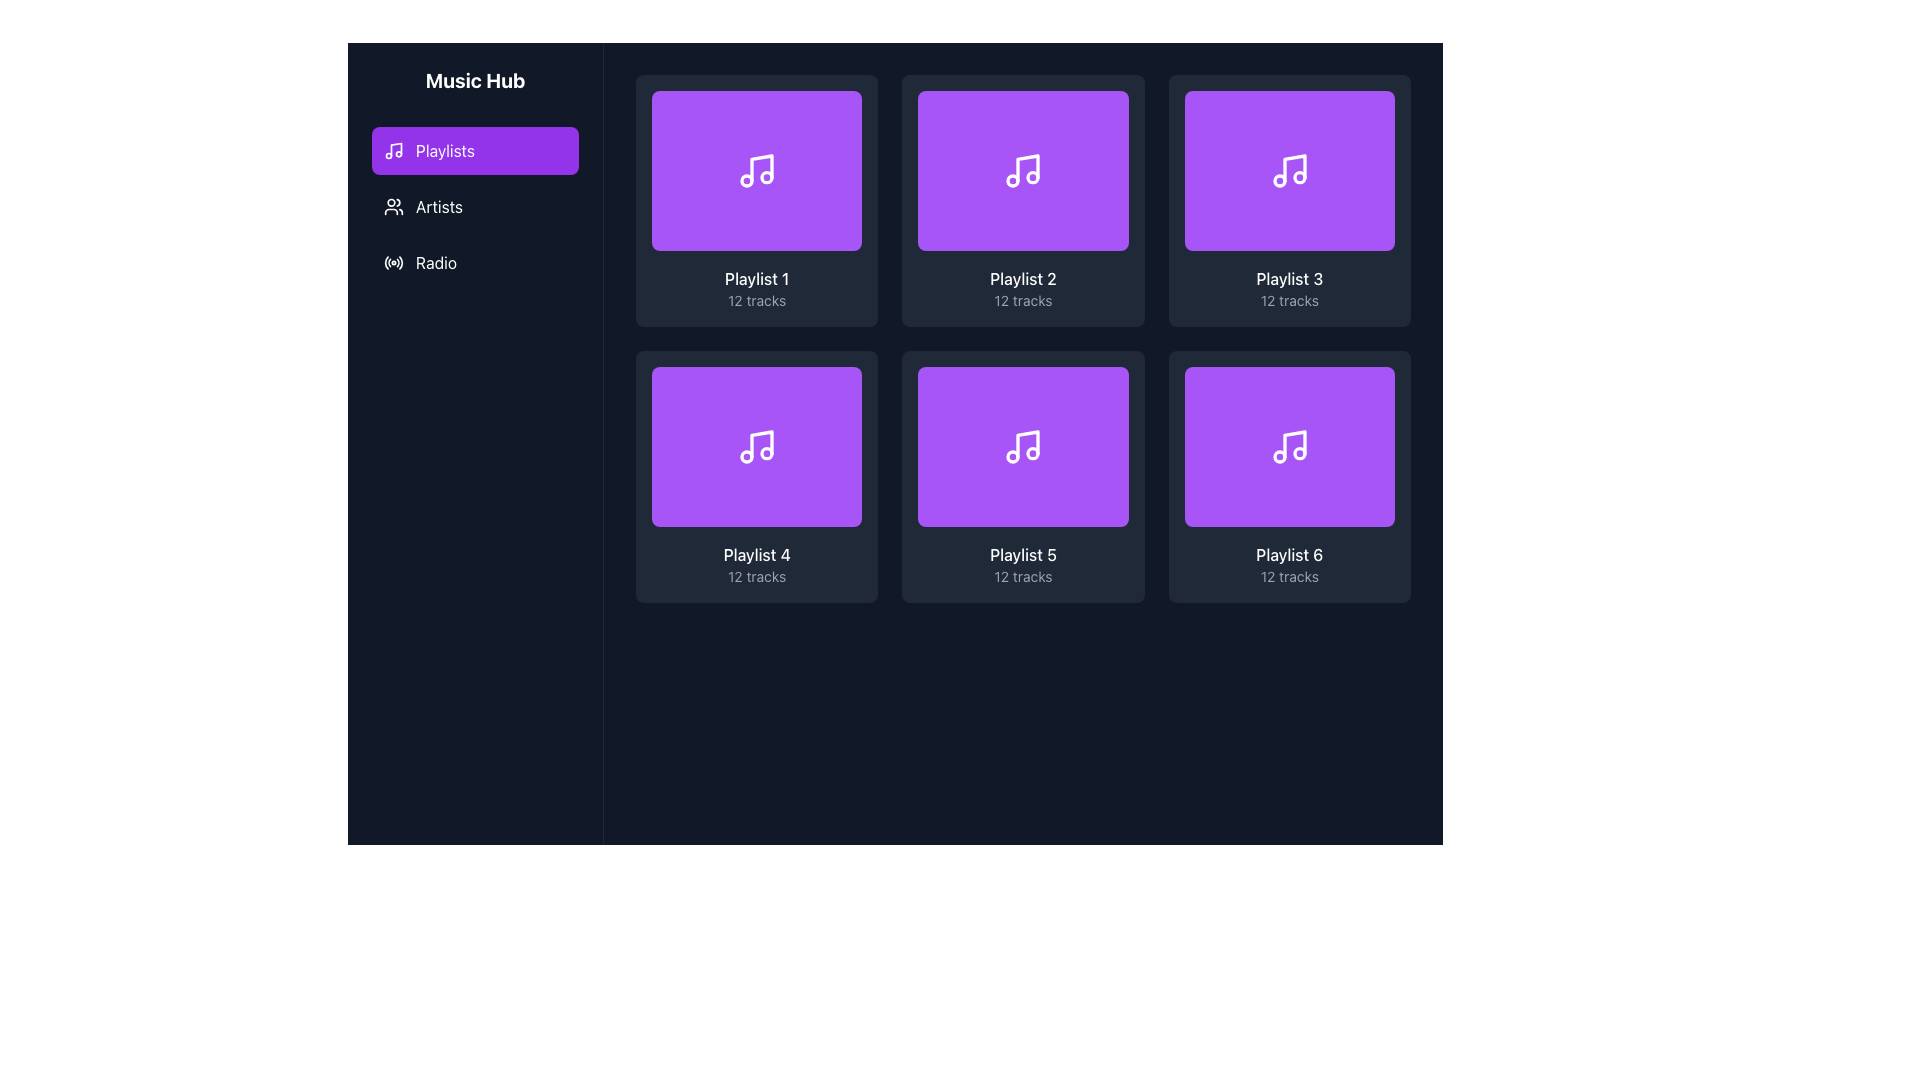 This screenshot has width=1920, height=1080. I want to click on the 'Artists' navigation menu item in the Music Hub section, so click(474, 207).